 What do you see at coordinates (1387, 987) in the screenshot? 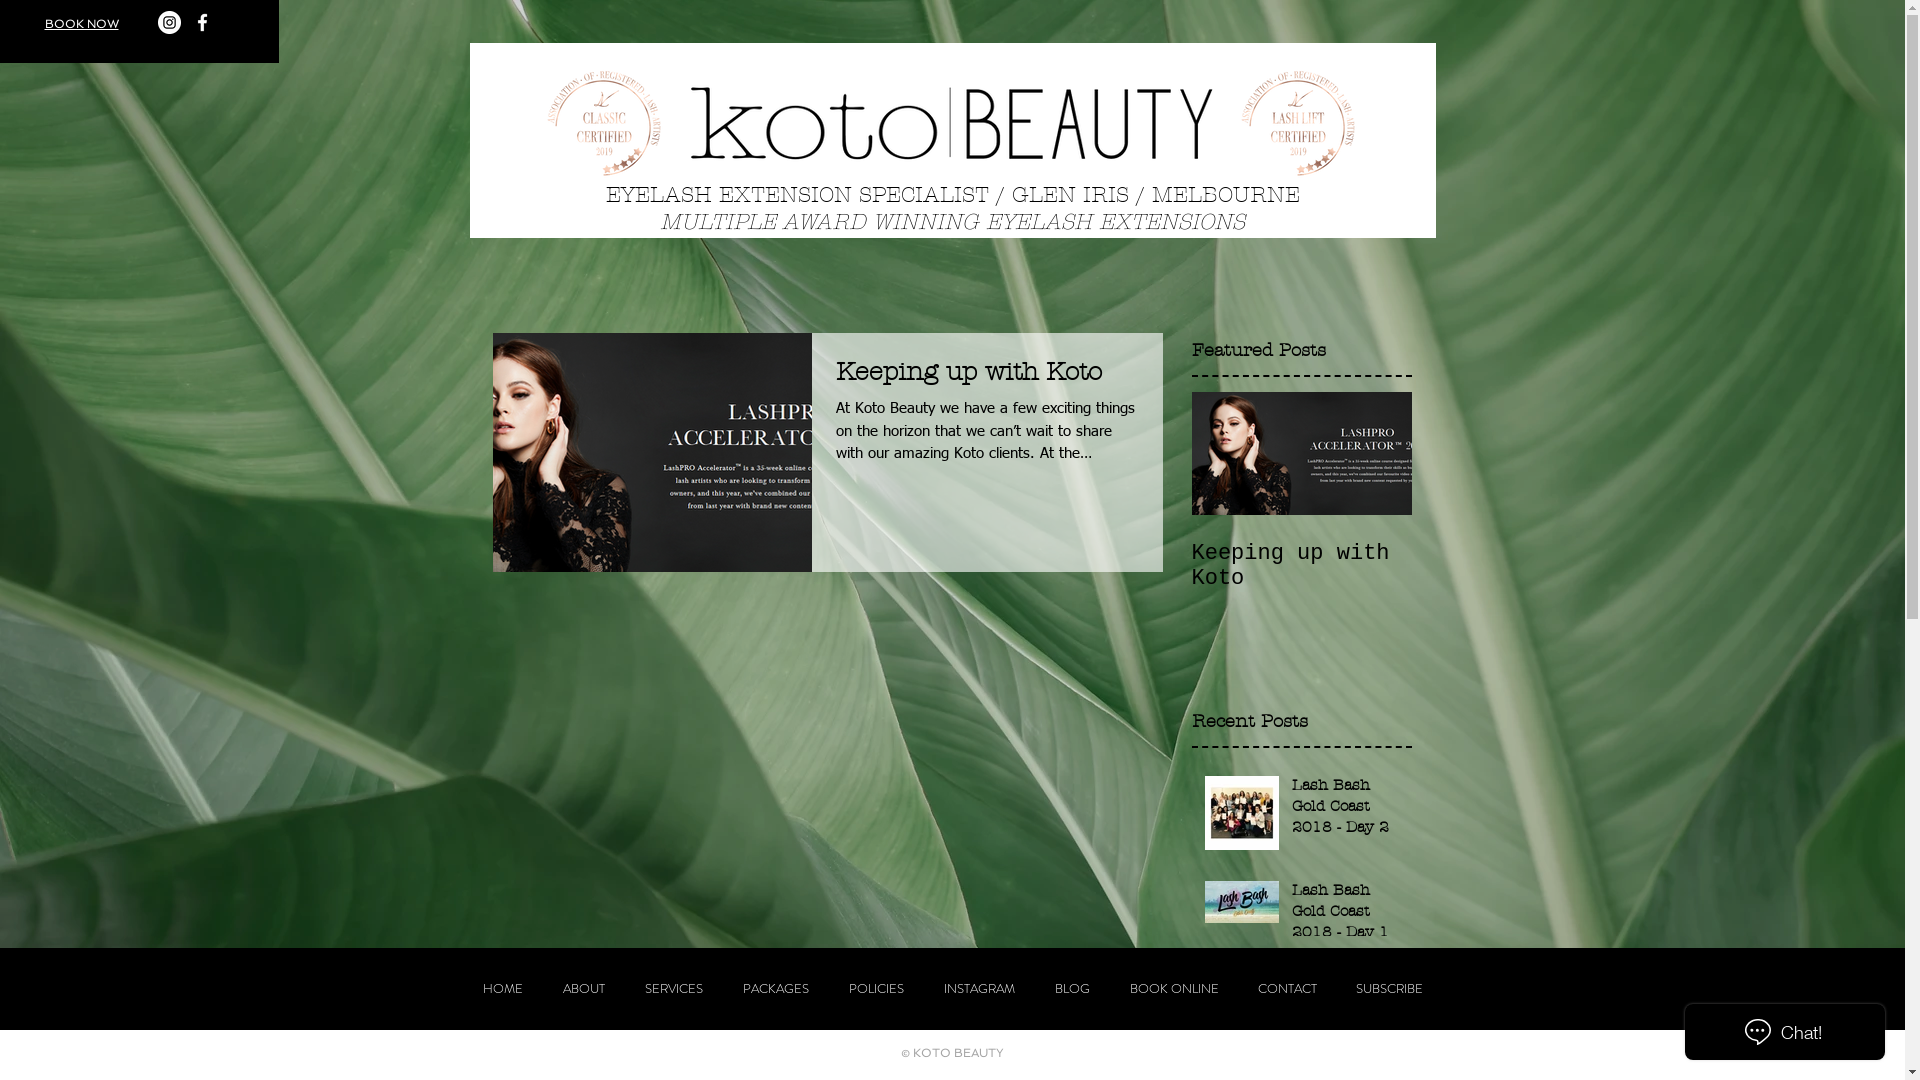
I see `'SUBSCRIBE'` at bounding box center [1387, 987].